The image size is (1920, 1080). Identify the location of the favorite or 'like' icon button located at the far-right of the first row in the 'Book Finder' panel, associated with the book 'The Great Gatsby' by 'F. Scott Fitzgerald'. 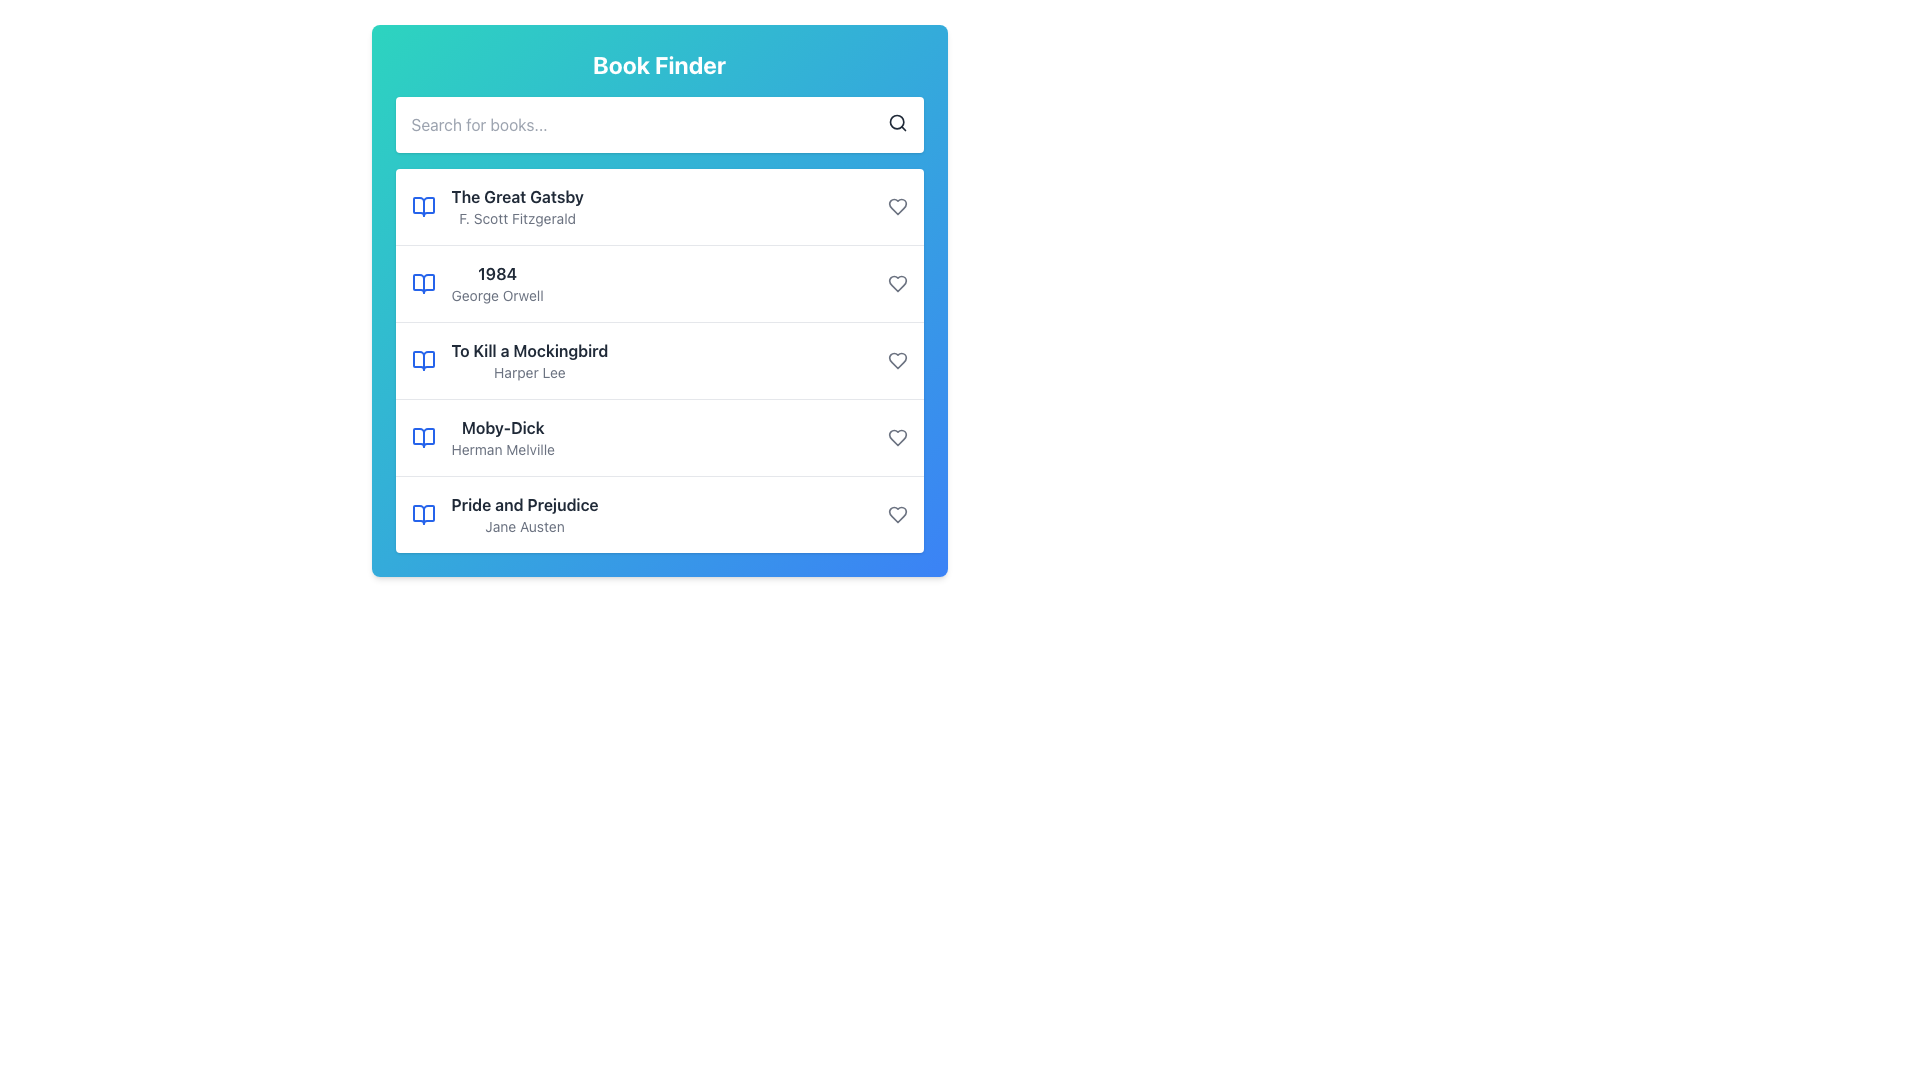
(896, 207).